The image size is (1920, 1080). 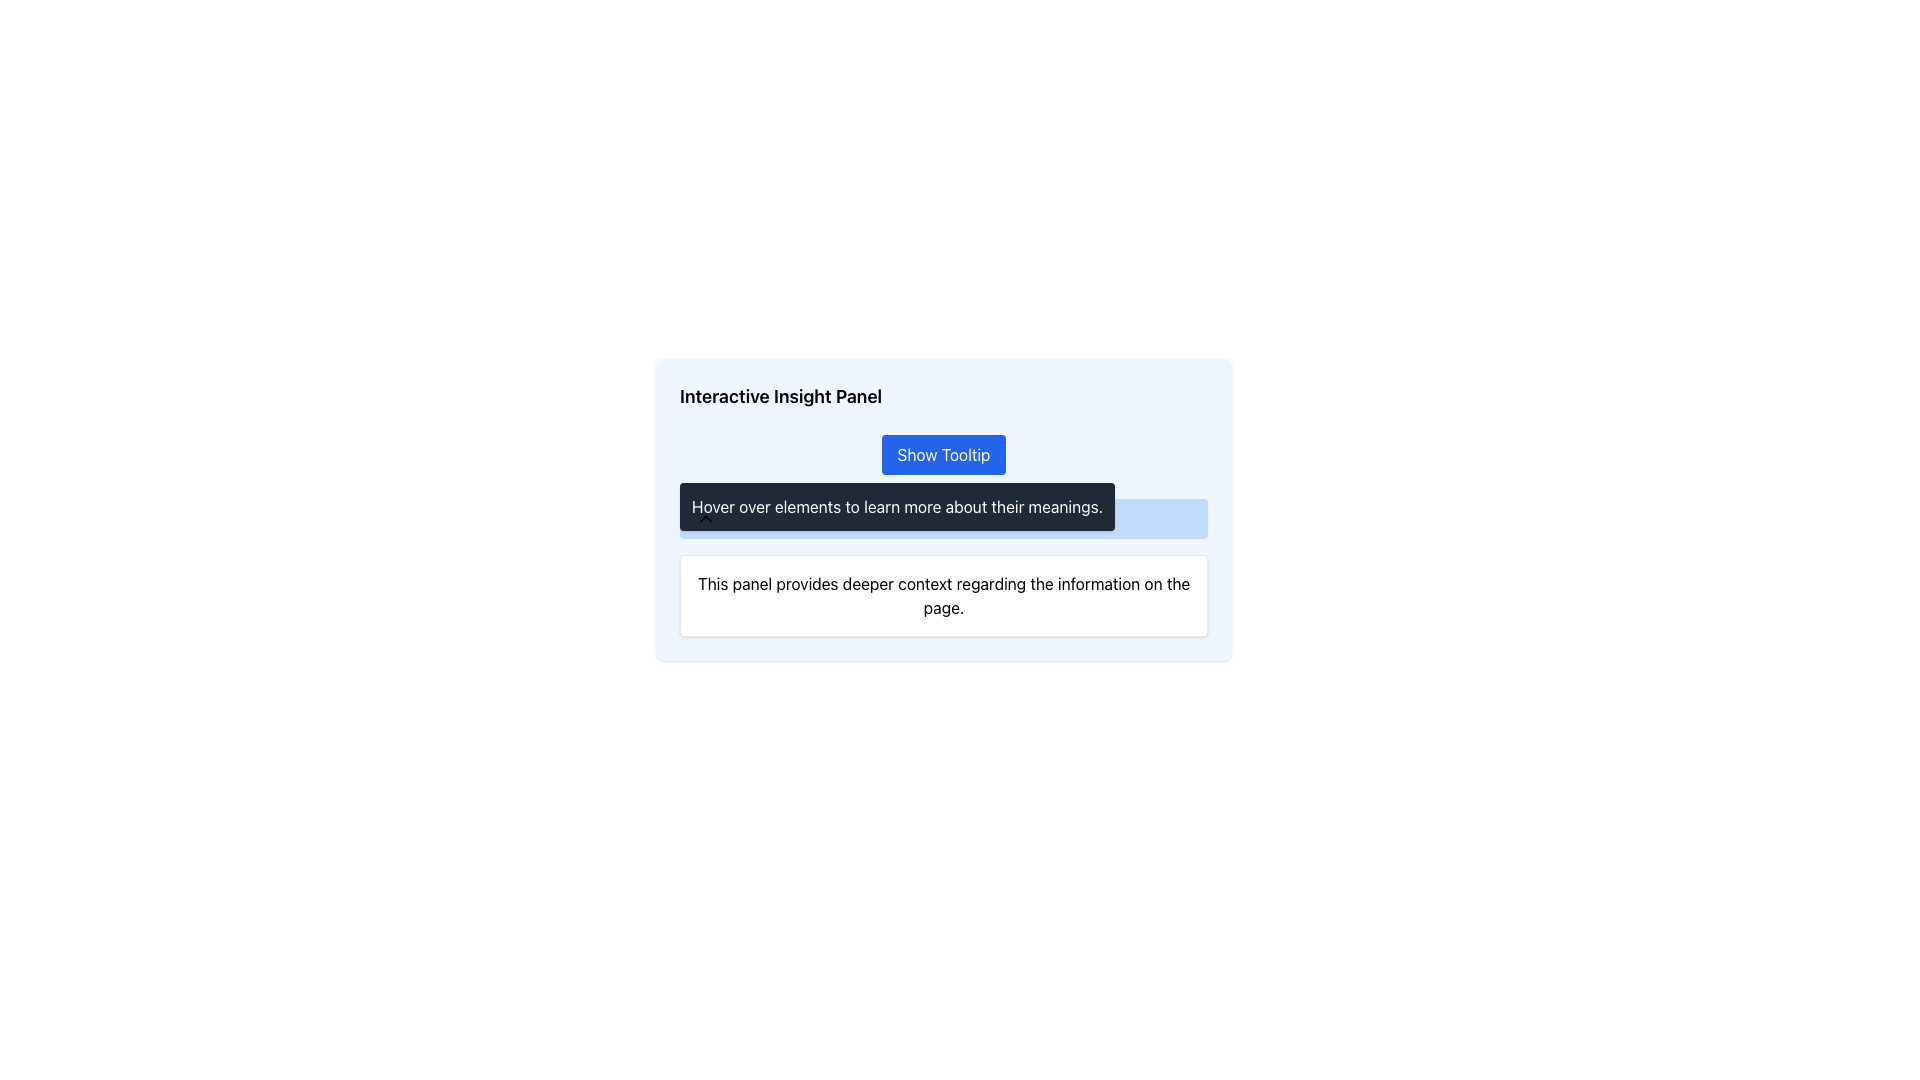 What do you see at coordinates (896, 505) in the screenshot?
I see `the tooltip or informative text box located below the 'Show Tooltip' button, which provides additional information when interacted with` at bounding box center [896, 505].